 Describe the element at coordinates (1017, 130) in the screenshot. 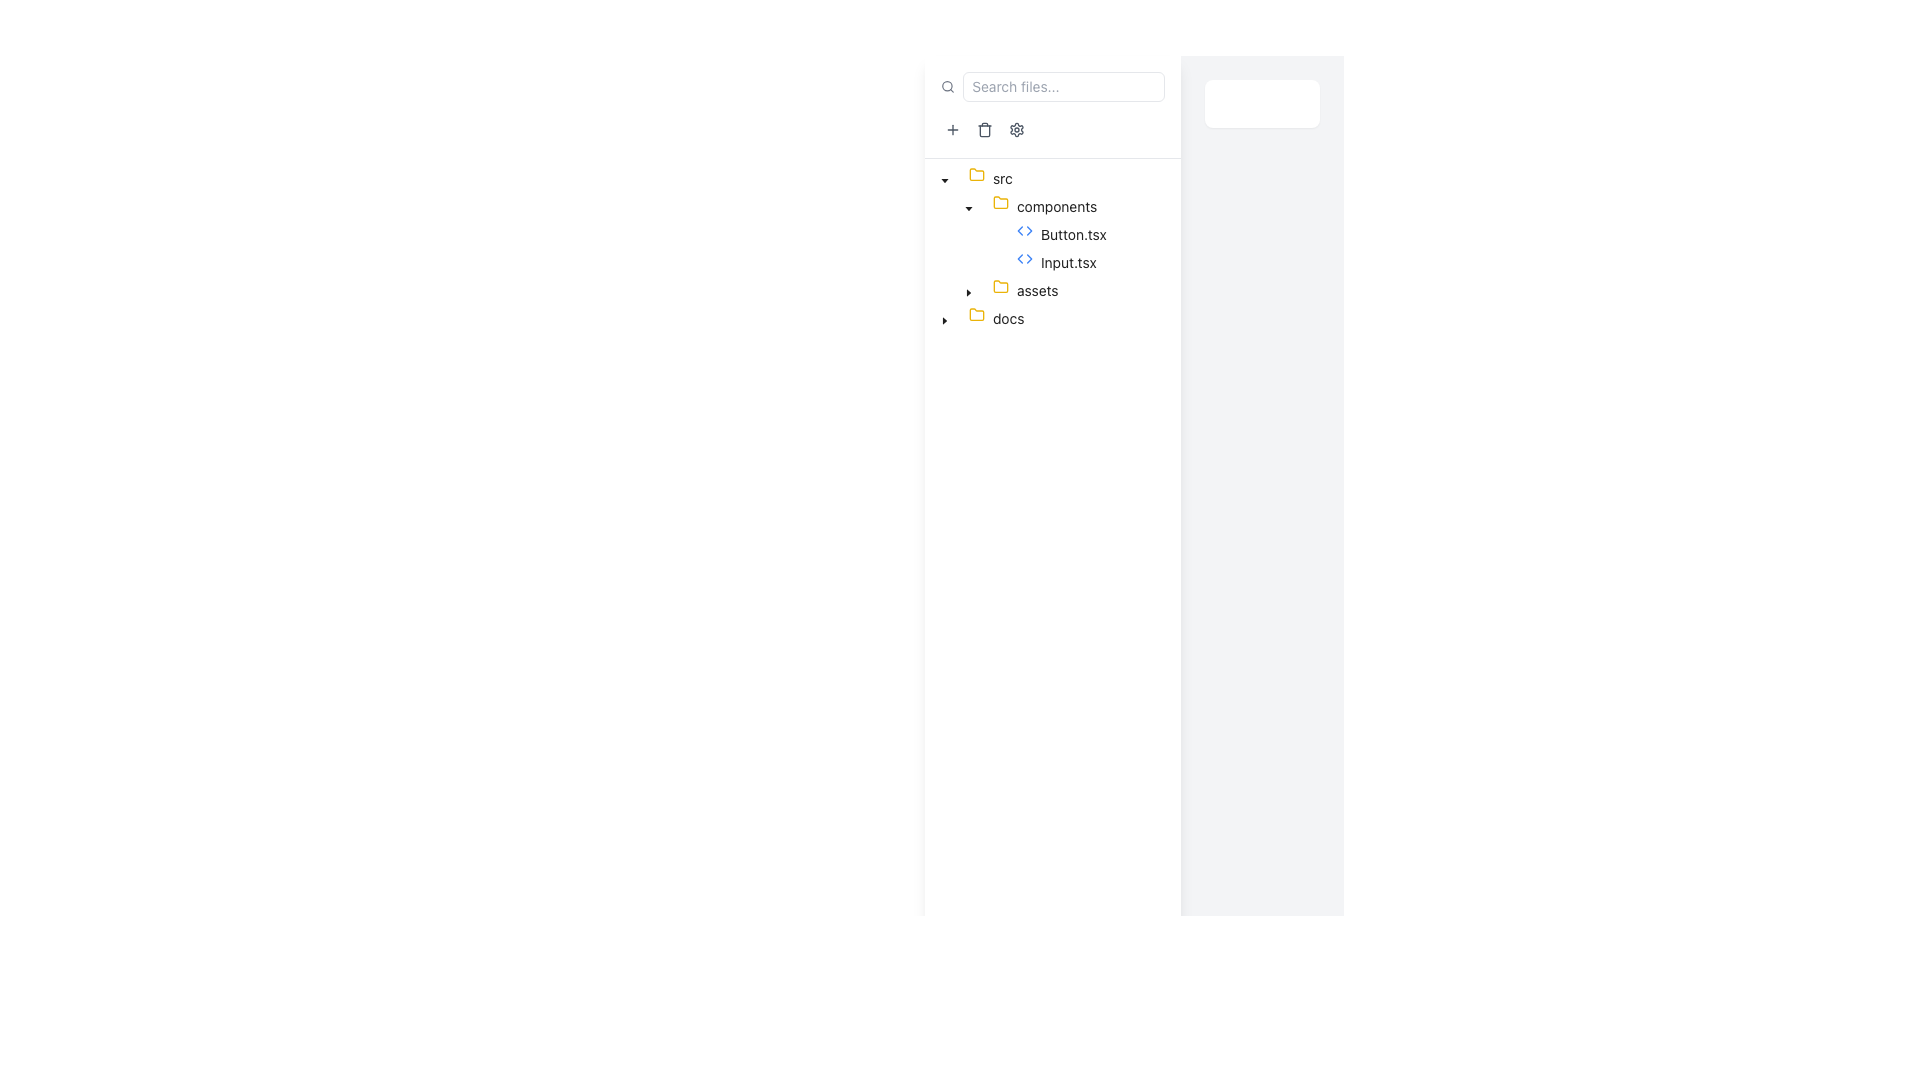

I see `the outer gear shape of the settings icon located in the left toolbar, positioned above the file explorer list and aligned with the search bar, to interact with the settings option` at that location.